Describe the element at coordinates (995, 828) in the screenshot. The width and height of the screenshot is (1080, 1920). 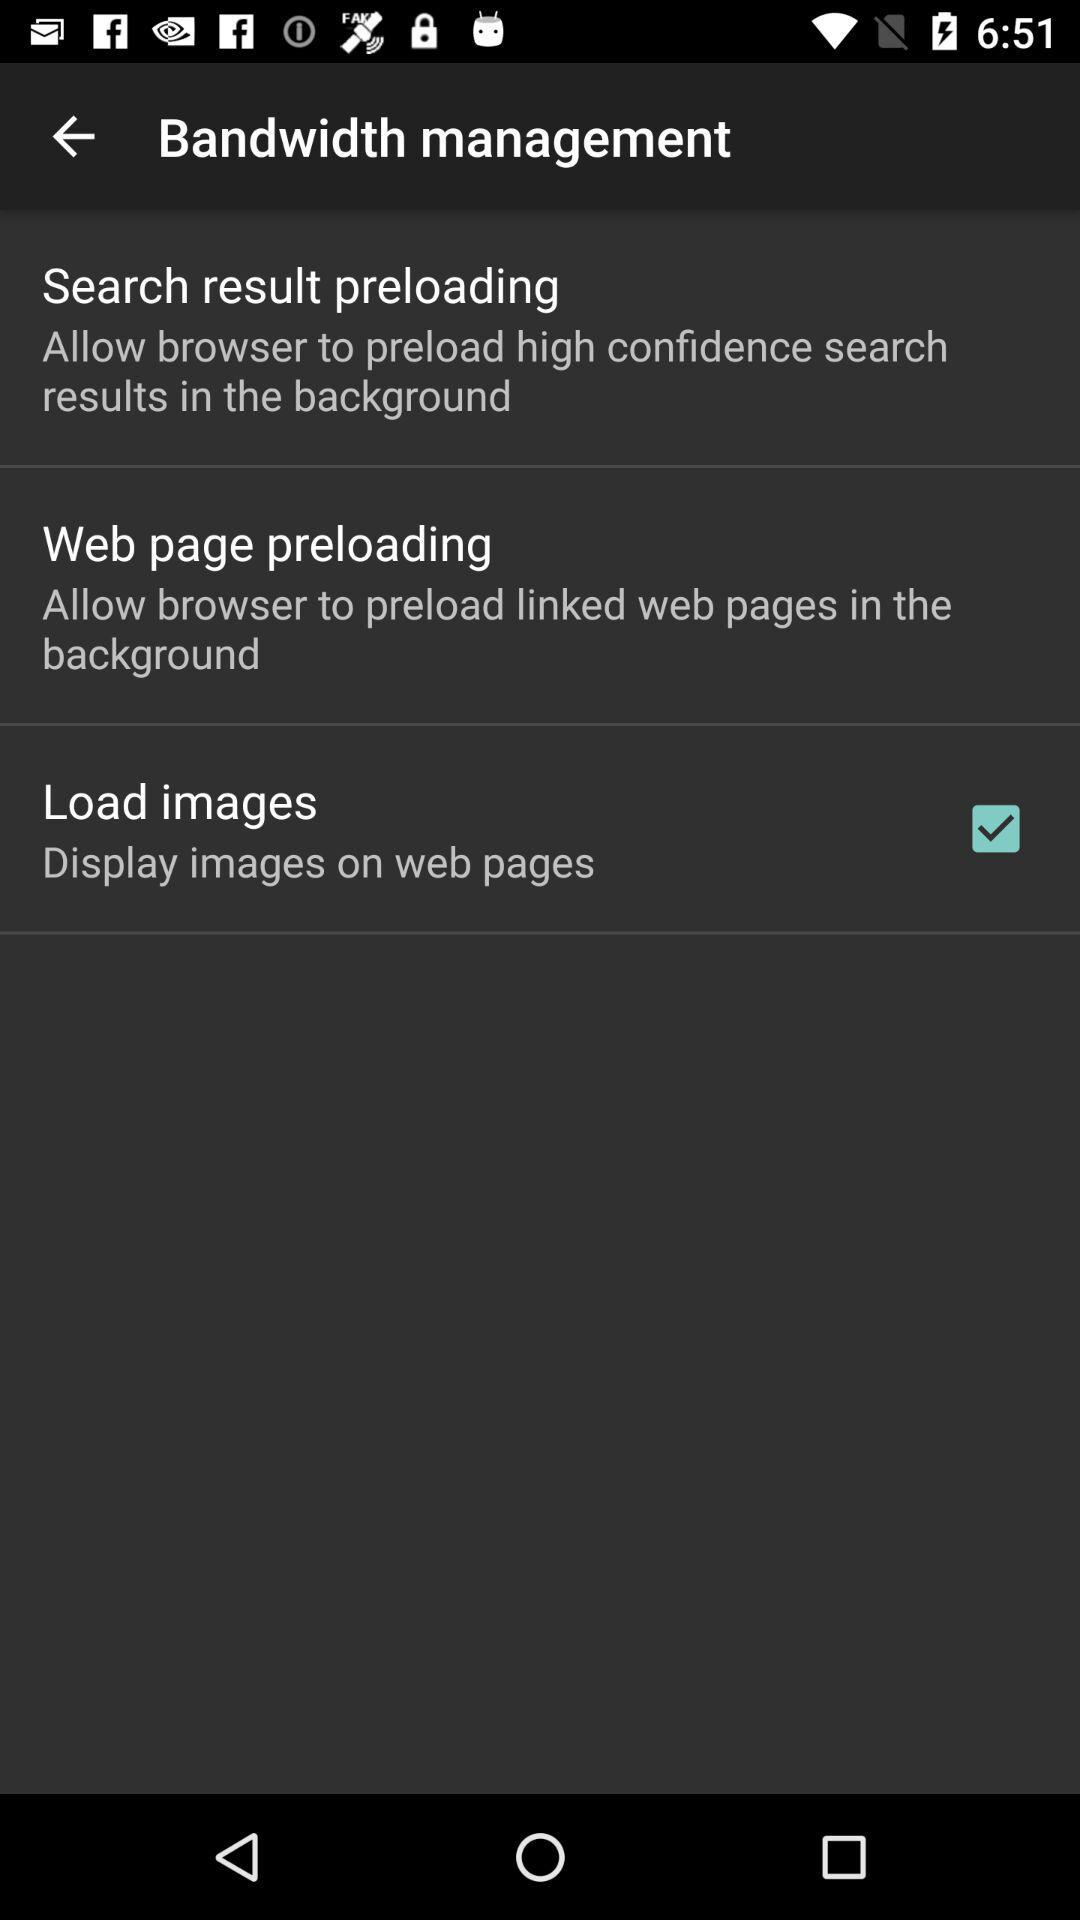
I see `the item next to display images on app` at that location.